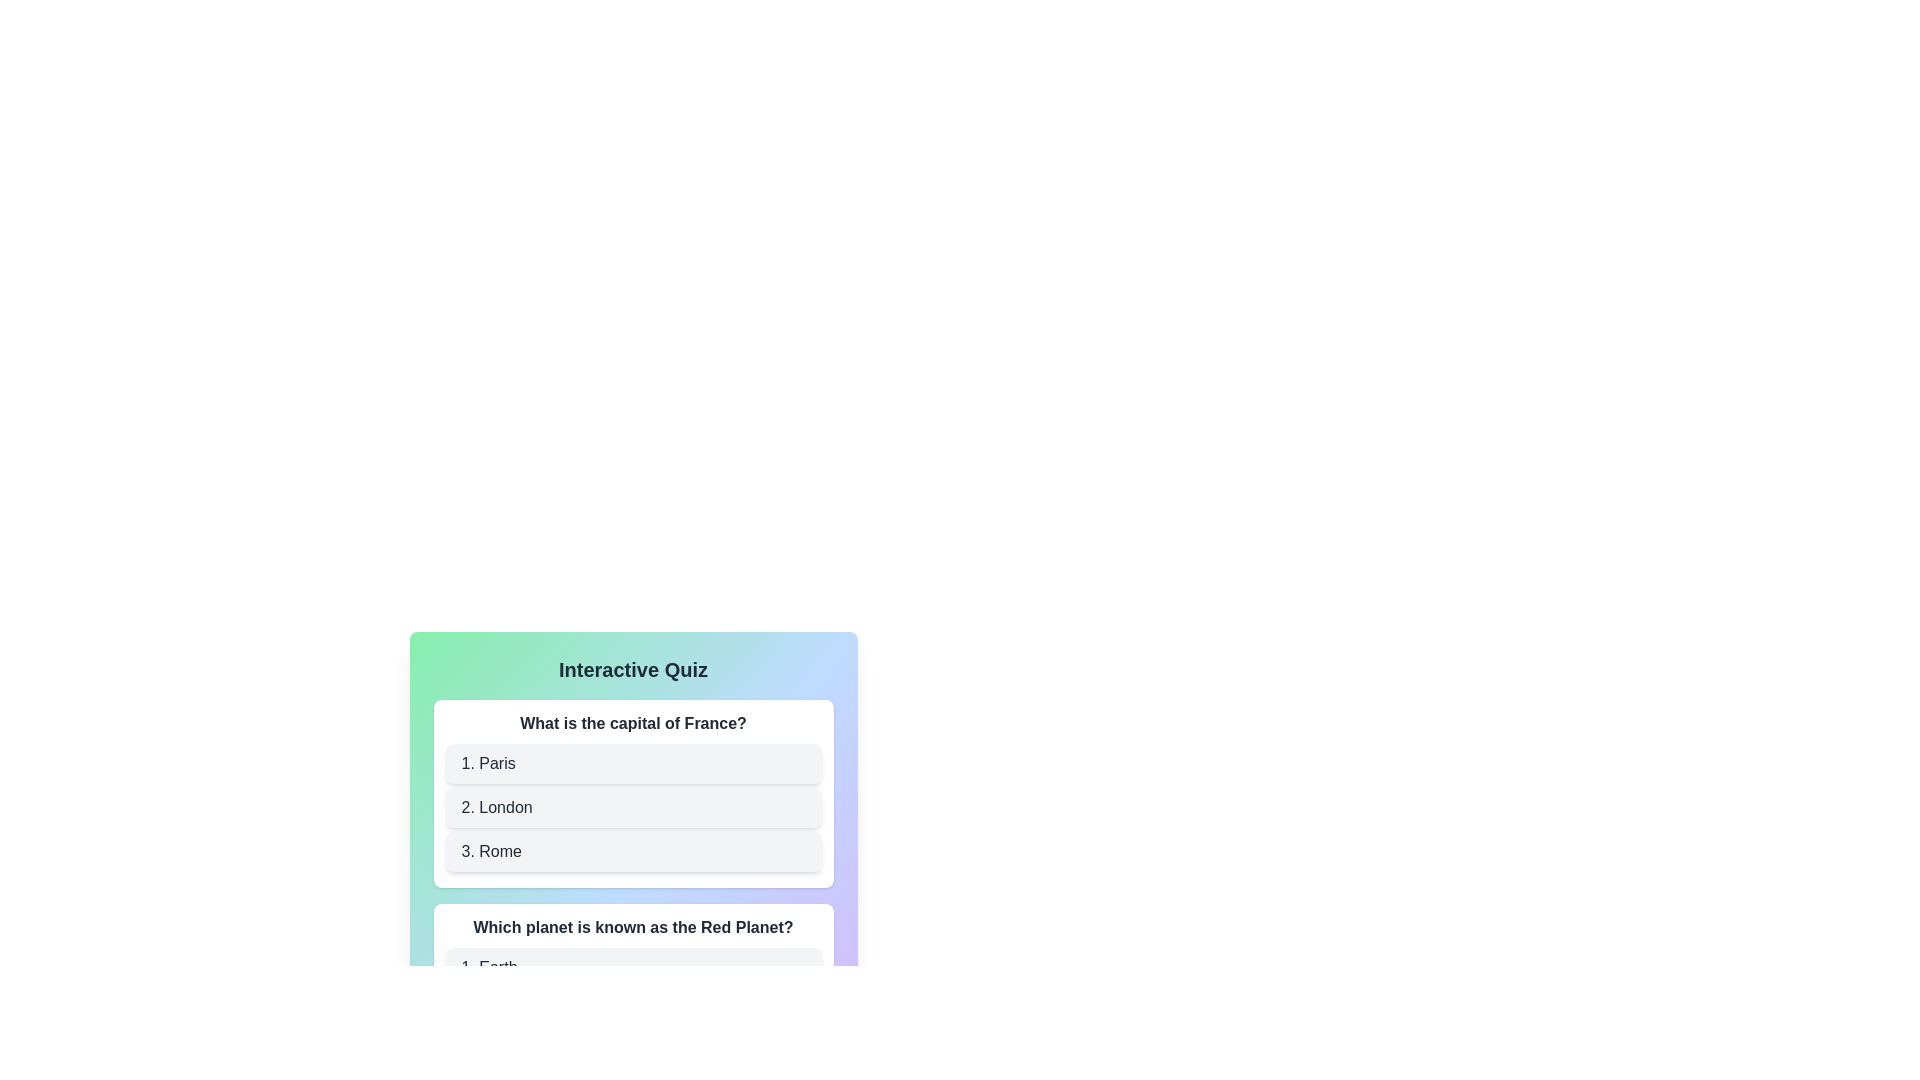 The image size is (1920, 1080). Describe the element at coordinates (632, 724) in the screenshot. I see `text content of the Text Label displaying the quiz question, which is centrally located above the first answer option` at that location.